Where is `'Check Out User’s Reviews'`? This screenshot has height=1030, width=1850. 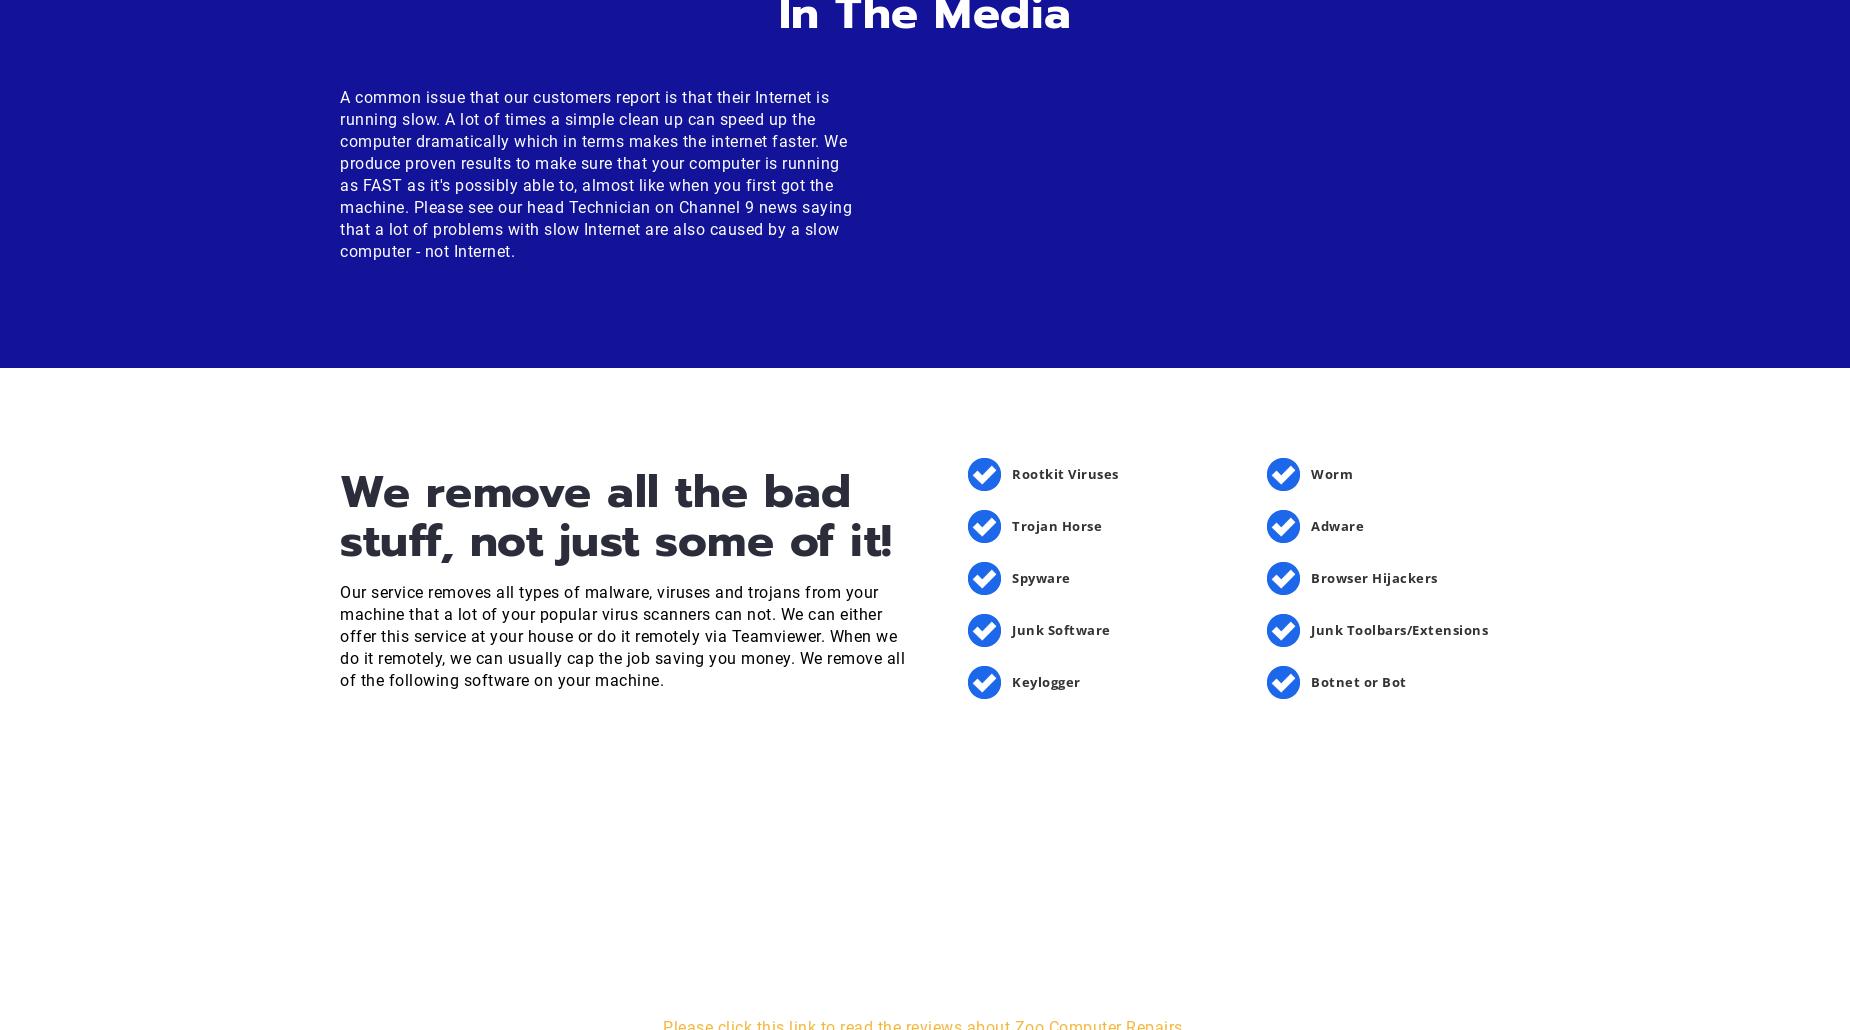
'Check Out User’s Reviews' is located at coordinates (629, 914).